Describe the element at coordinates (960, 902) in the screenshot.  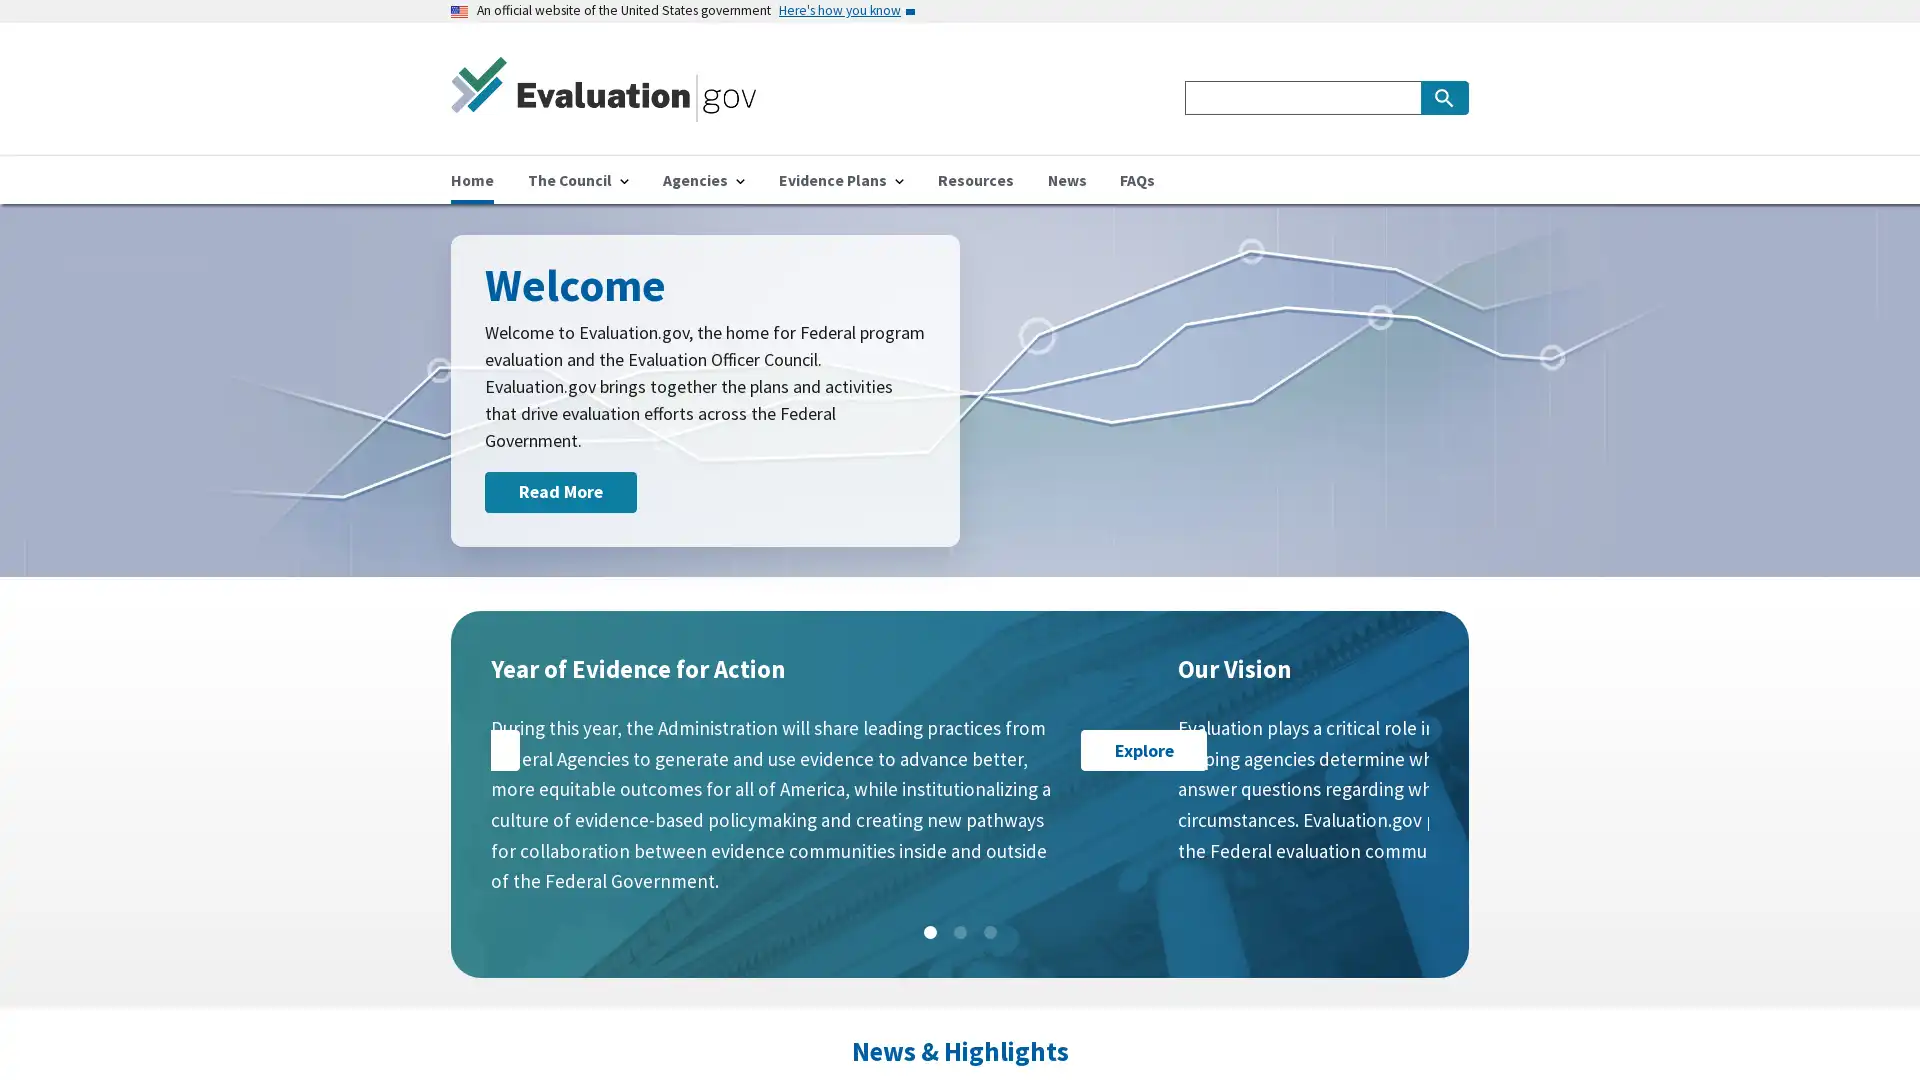
I see `Slide: 2` at that location.